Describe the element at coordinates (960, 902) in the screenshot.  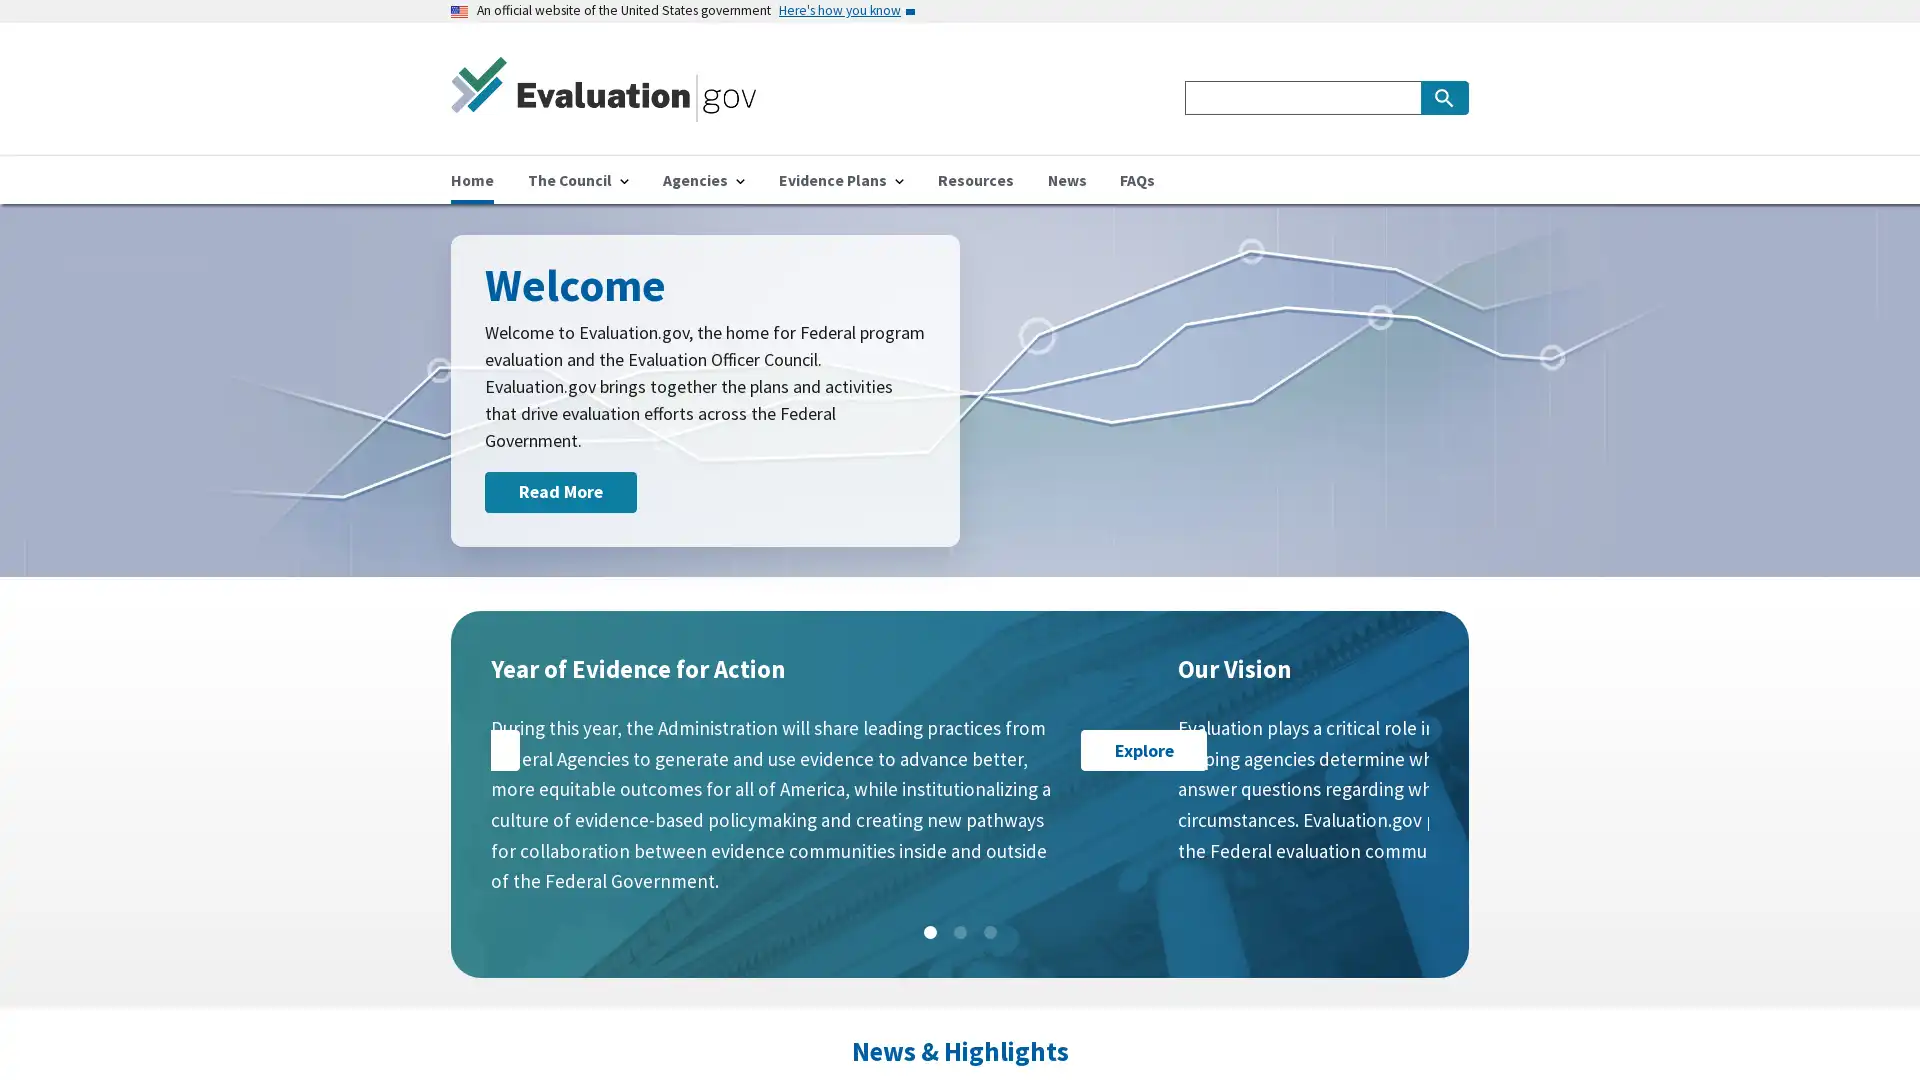
I see `Slide: 2` at that location.